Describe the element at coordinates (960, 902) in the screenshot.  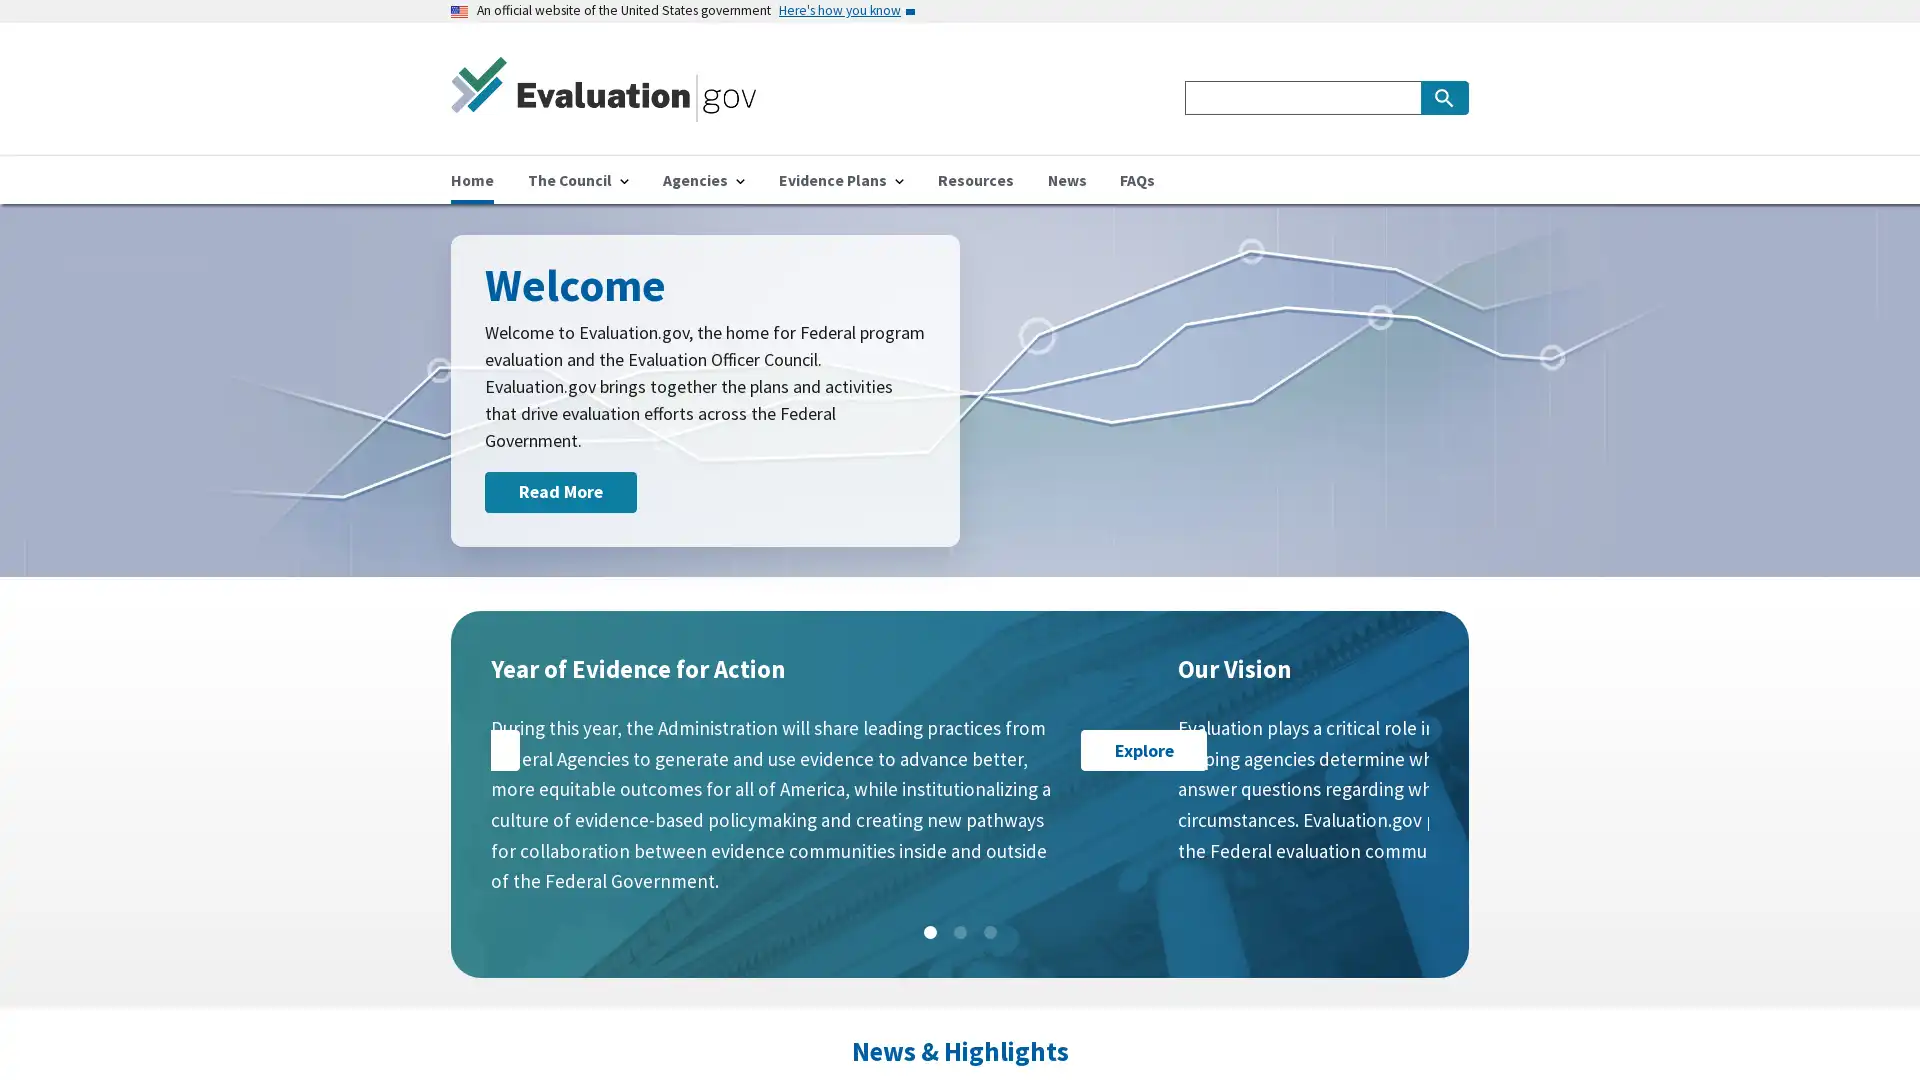
I see `Slide: 2` at that location.